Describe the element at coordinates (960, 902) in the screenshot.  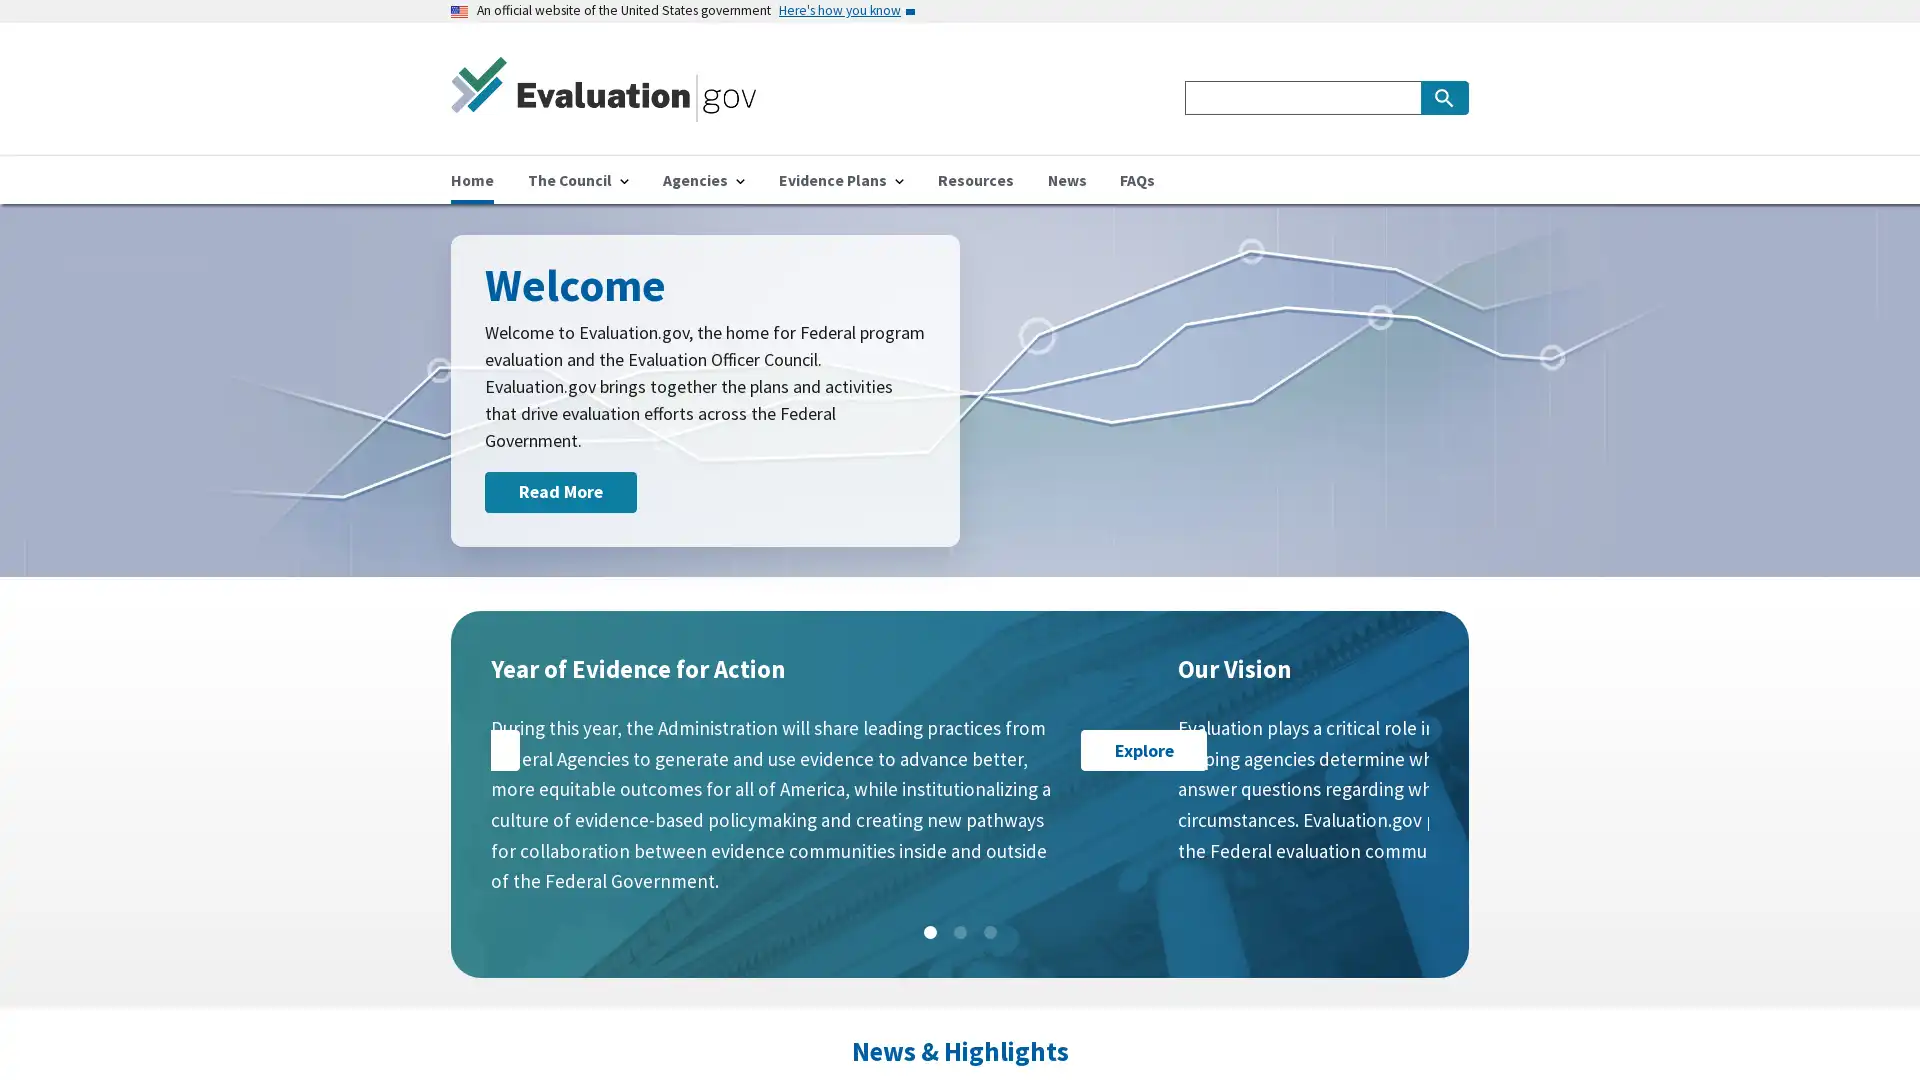
I see `Slide: 2` at that location.